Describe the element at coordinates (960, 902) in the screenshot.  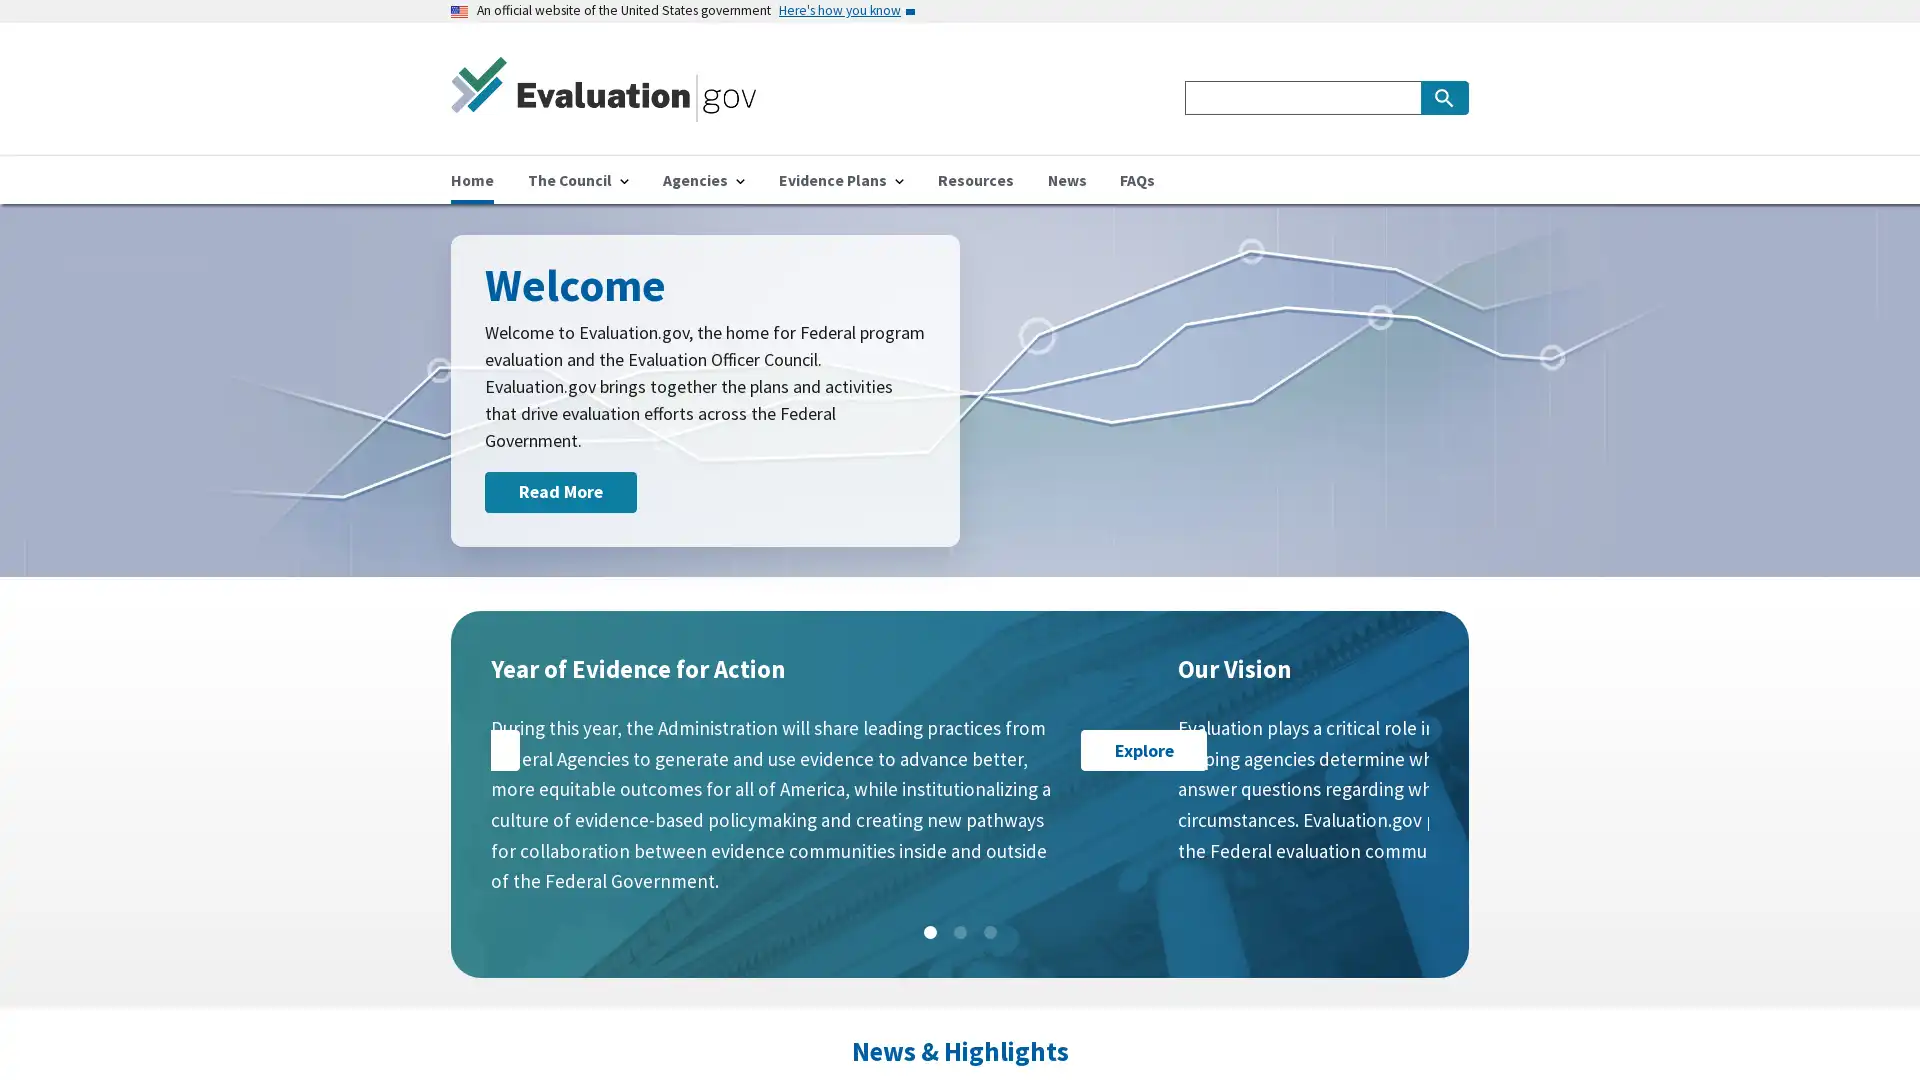
I see `Slide: 2` at that location.